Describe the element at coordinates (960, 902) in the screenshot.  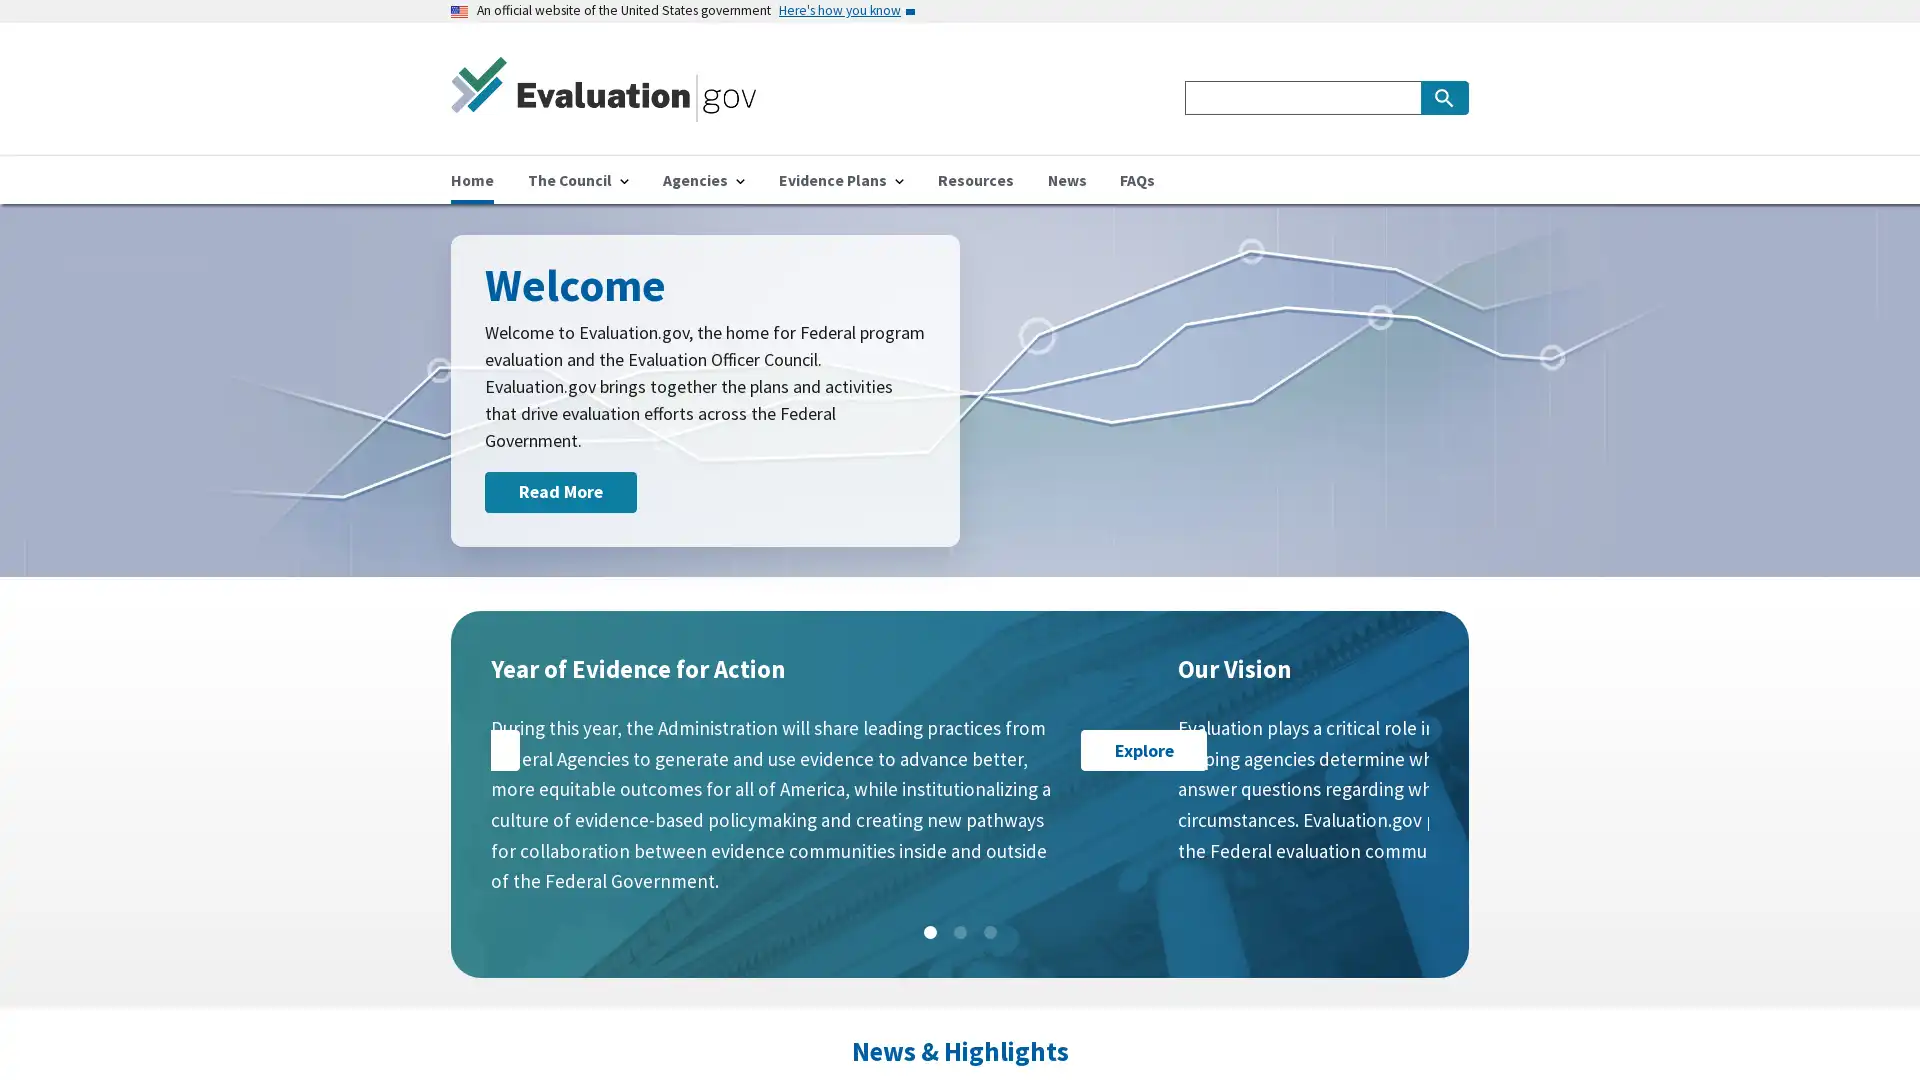
I see `Slide: 2` at that location.